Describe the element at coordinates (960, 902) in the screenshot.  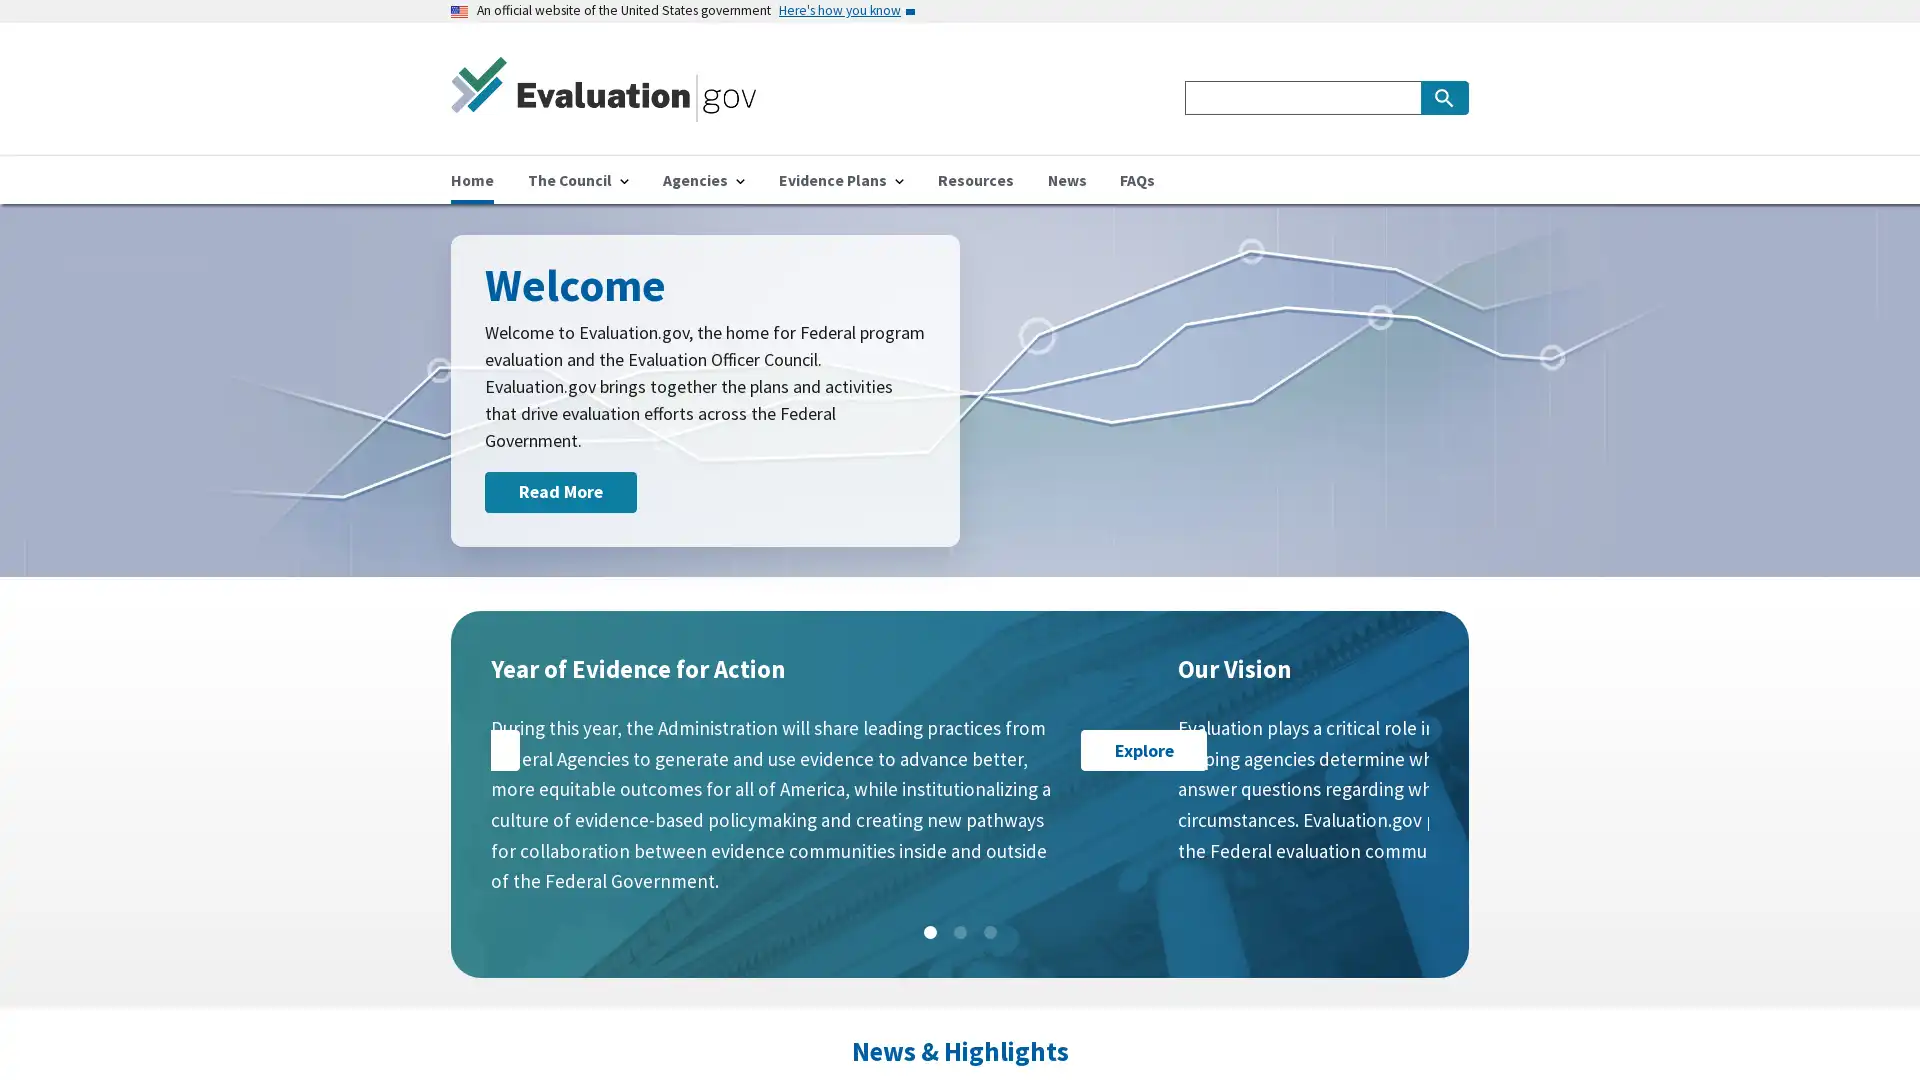
I see `Slide: 2` at that location.